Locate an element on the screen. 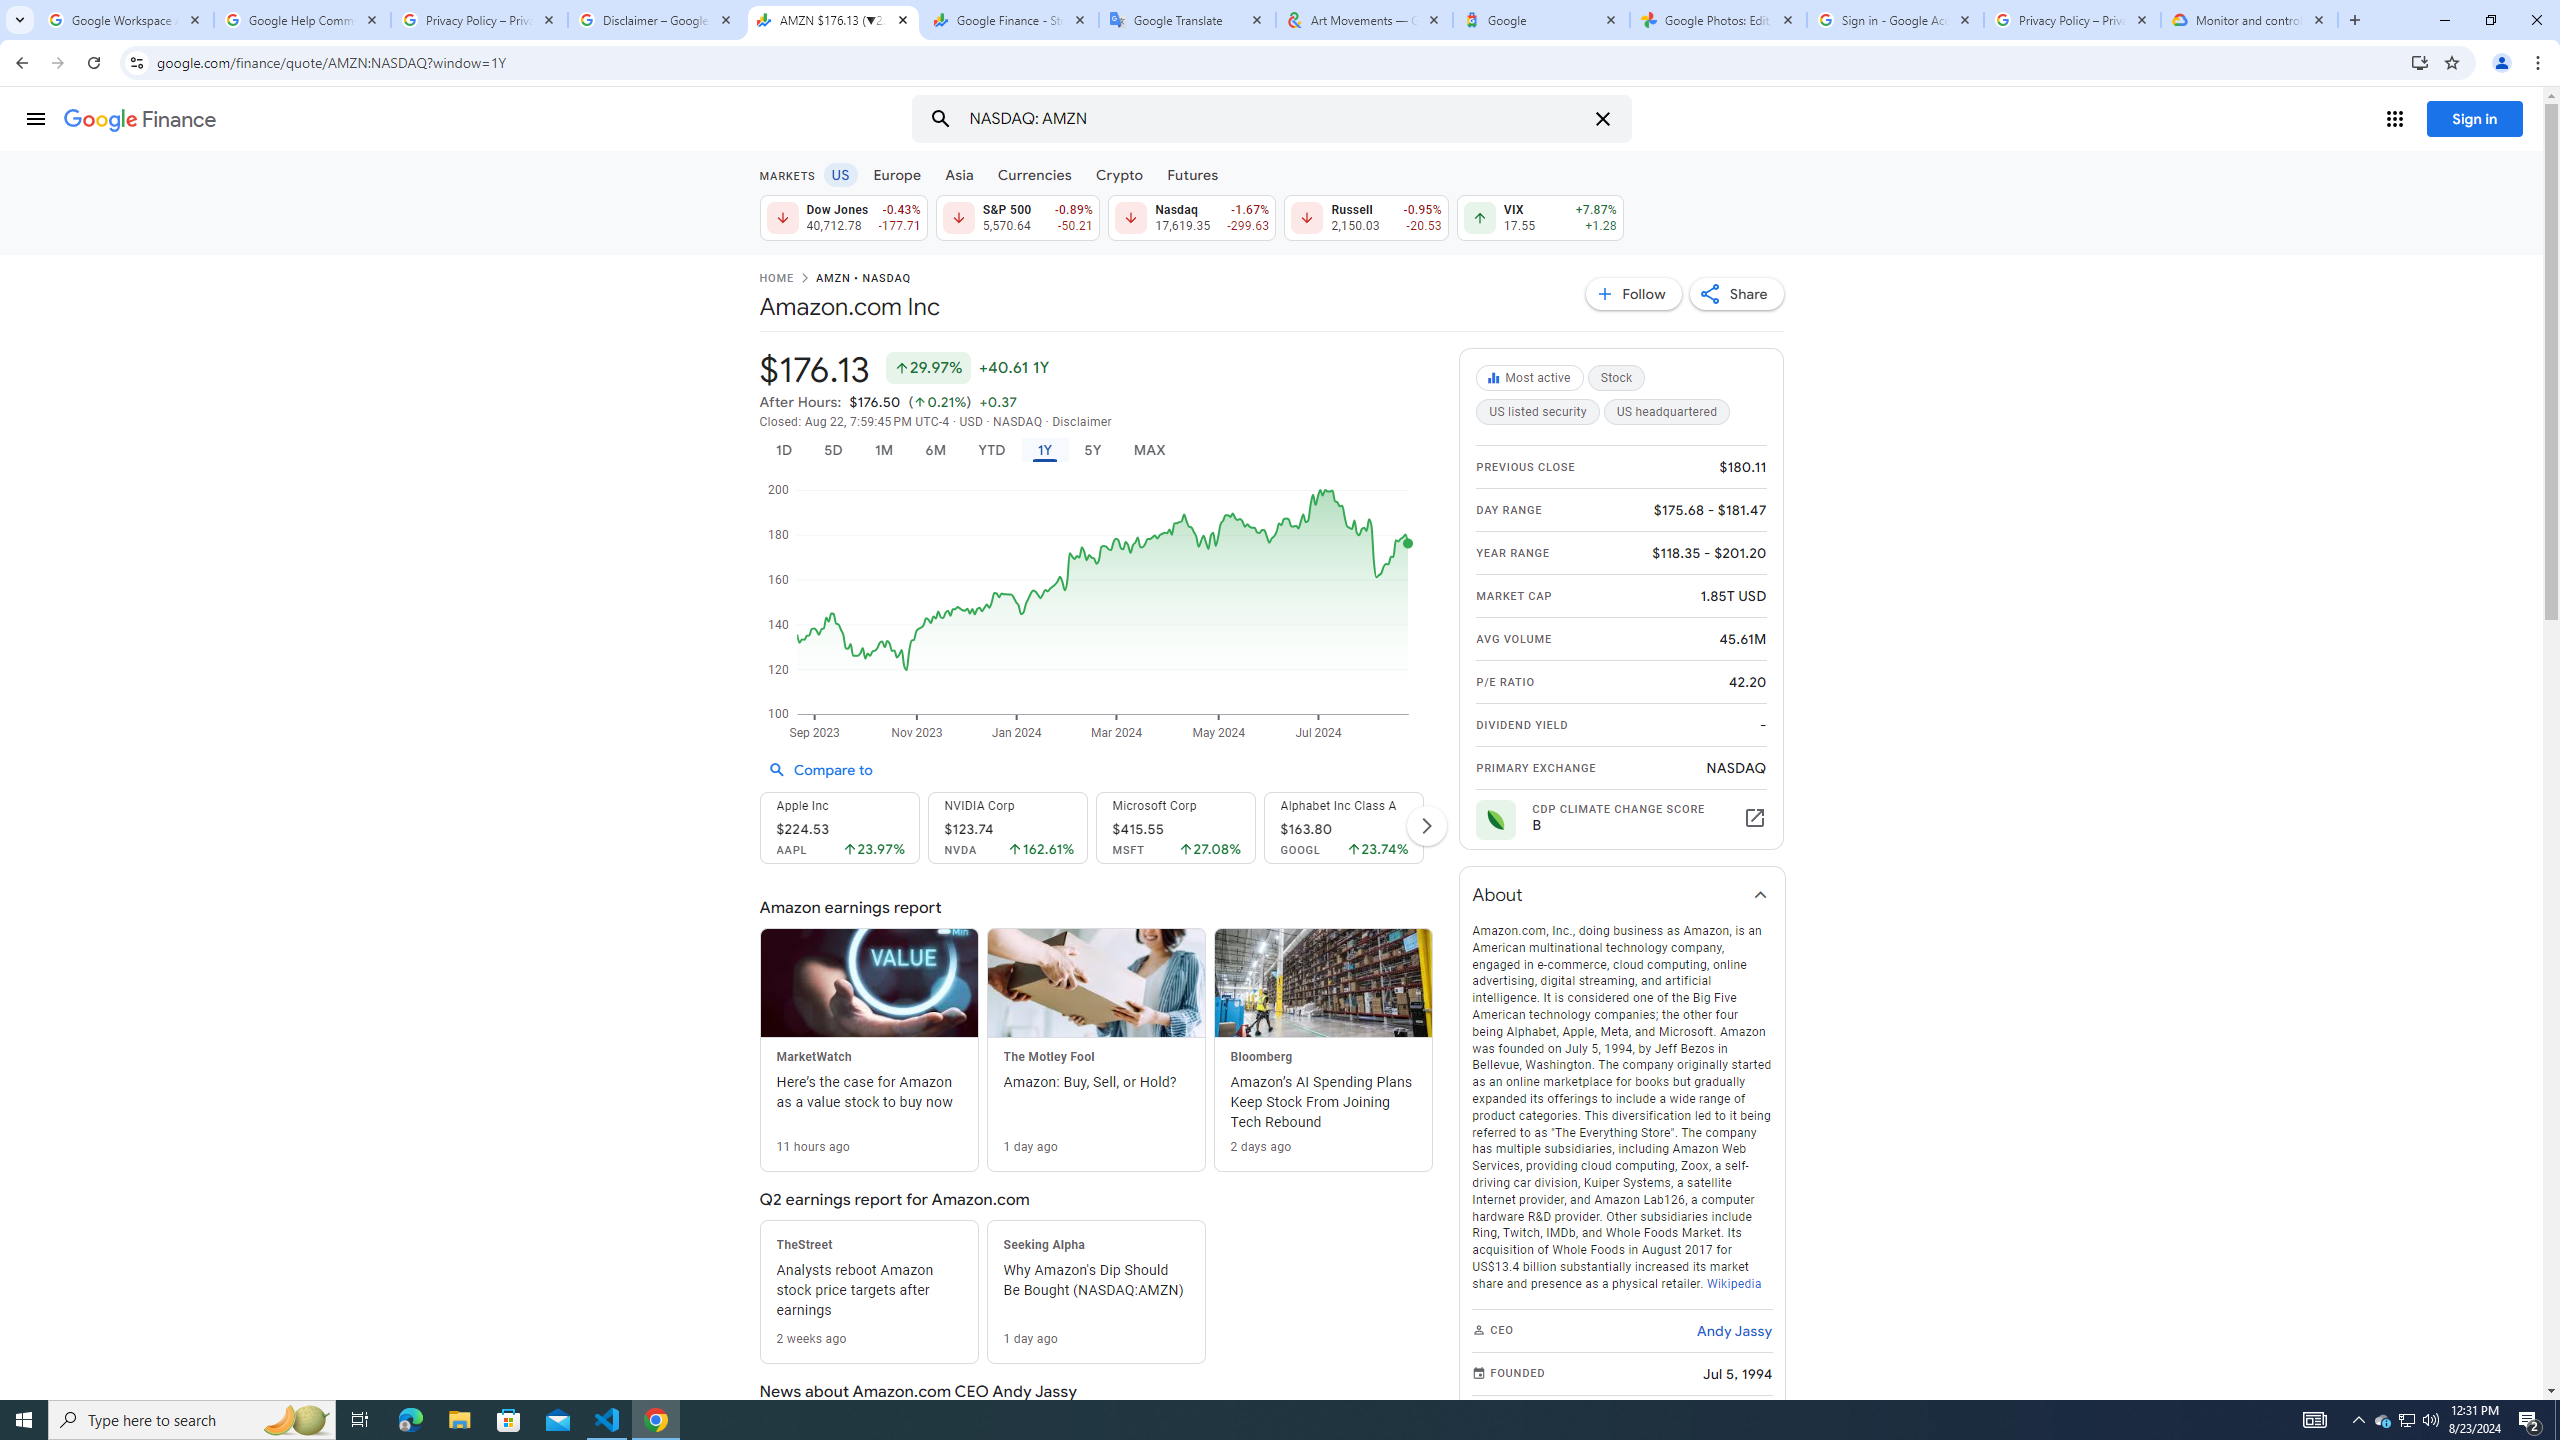 The image size is (2560, 1440). 'Sign in - Google Accounts' is located at coordinates (1895, 19).